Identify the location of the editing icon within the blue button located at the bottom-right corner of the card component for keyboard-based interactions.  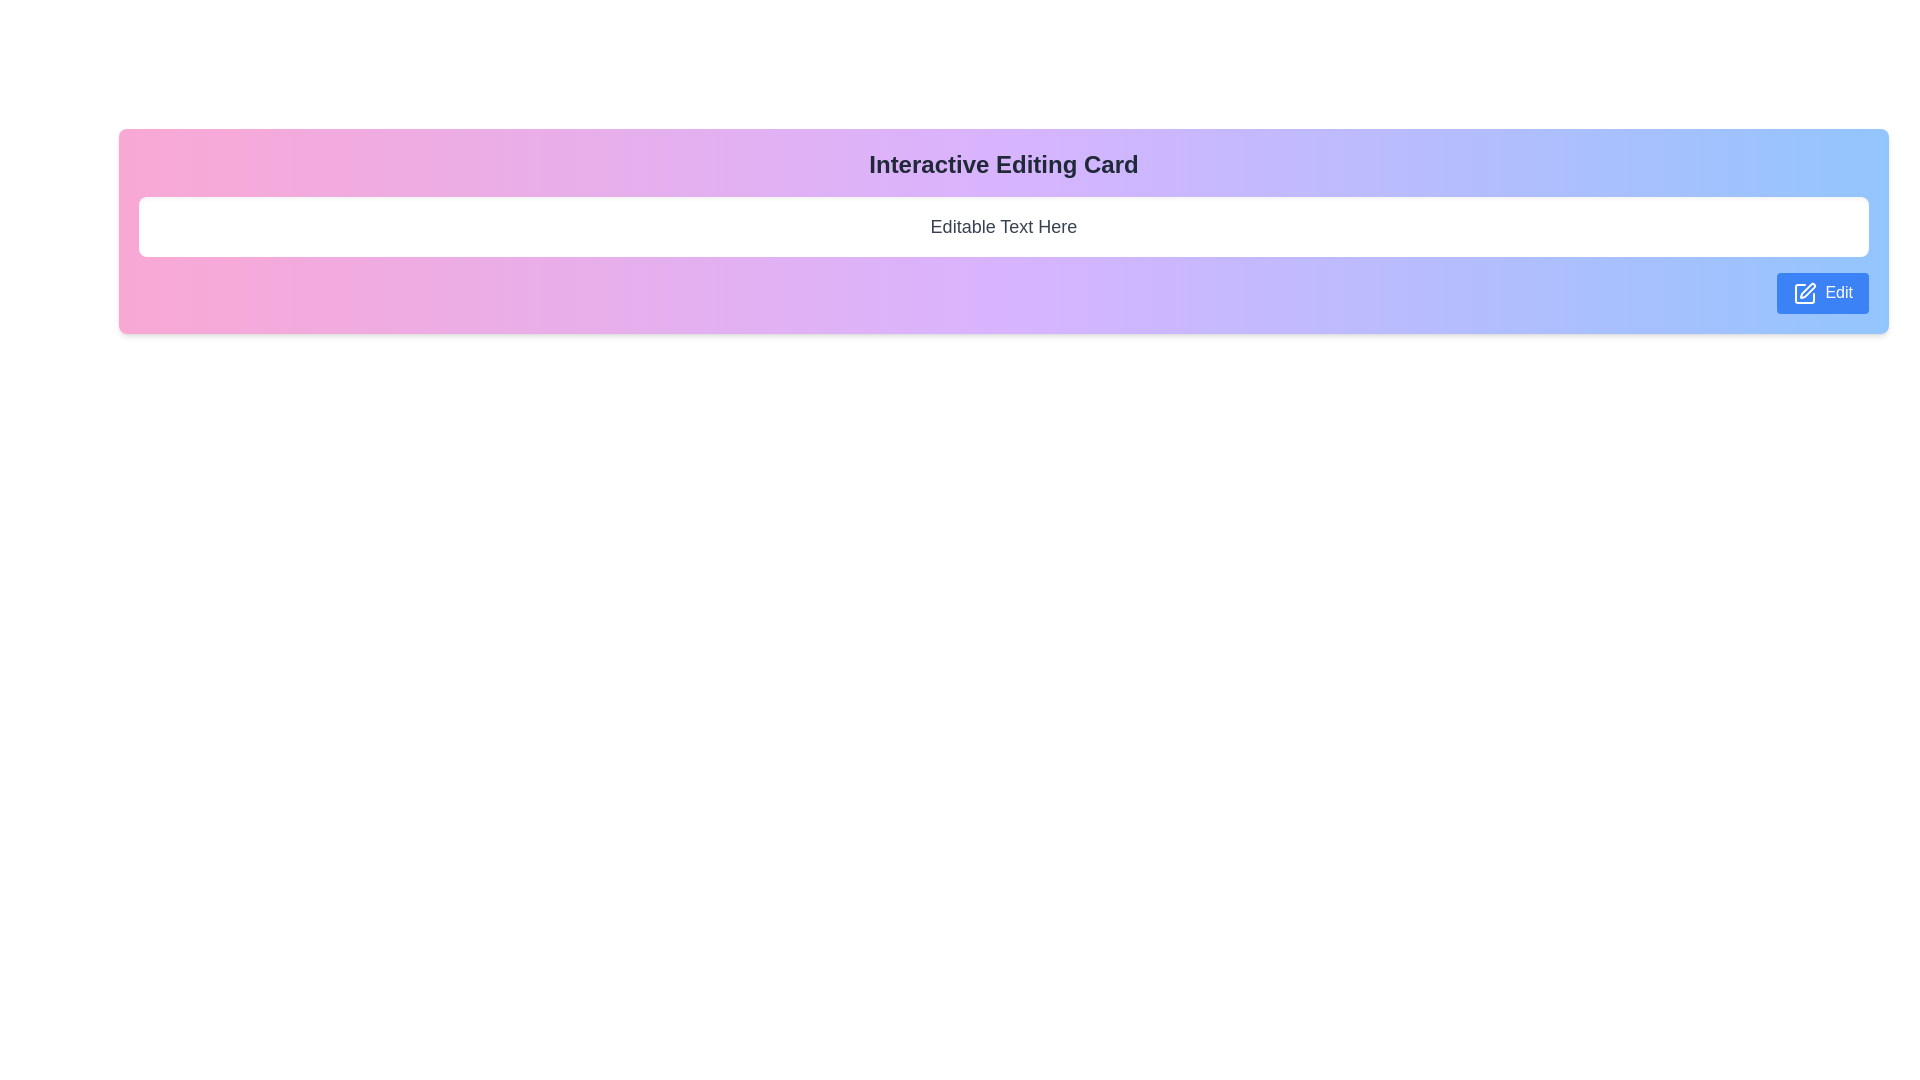
(1805, 293).